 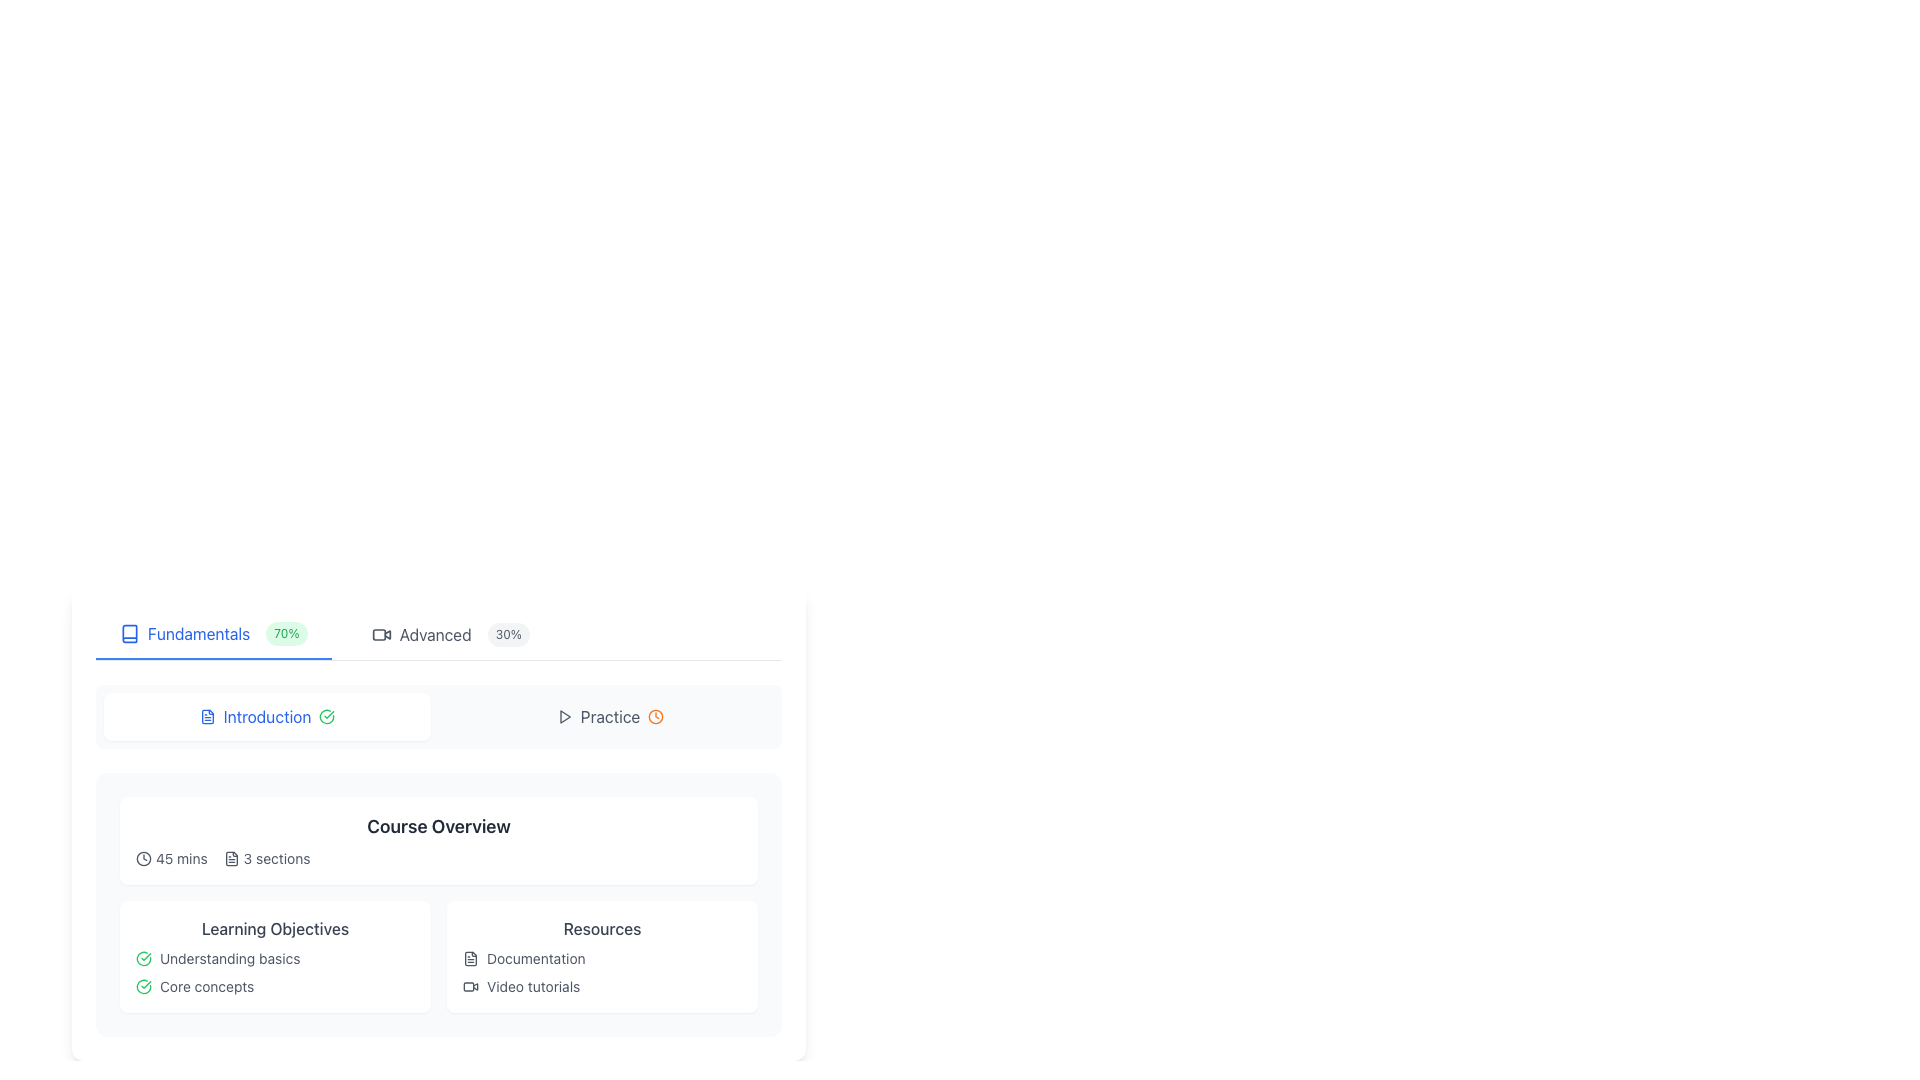 I want to click on the Label that displays 'Understanding basics' in dark gray, positioned as the first item under the 'Learning Objectives' section, so click(x=230, y=958).